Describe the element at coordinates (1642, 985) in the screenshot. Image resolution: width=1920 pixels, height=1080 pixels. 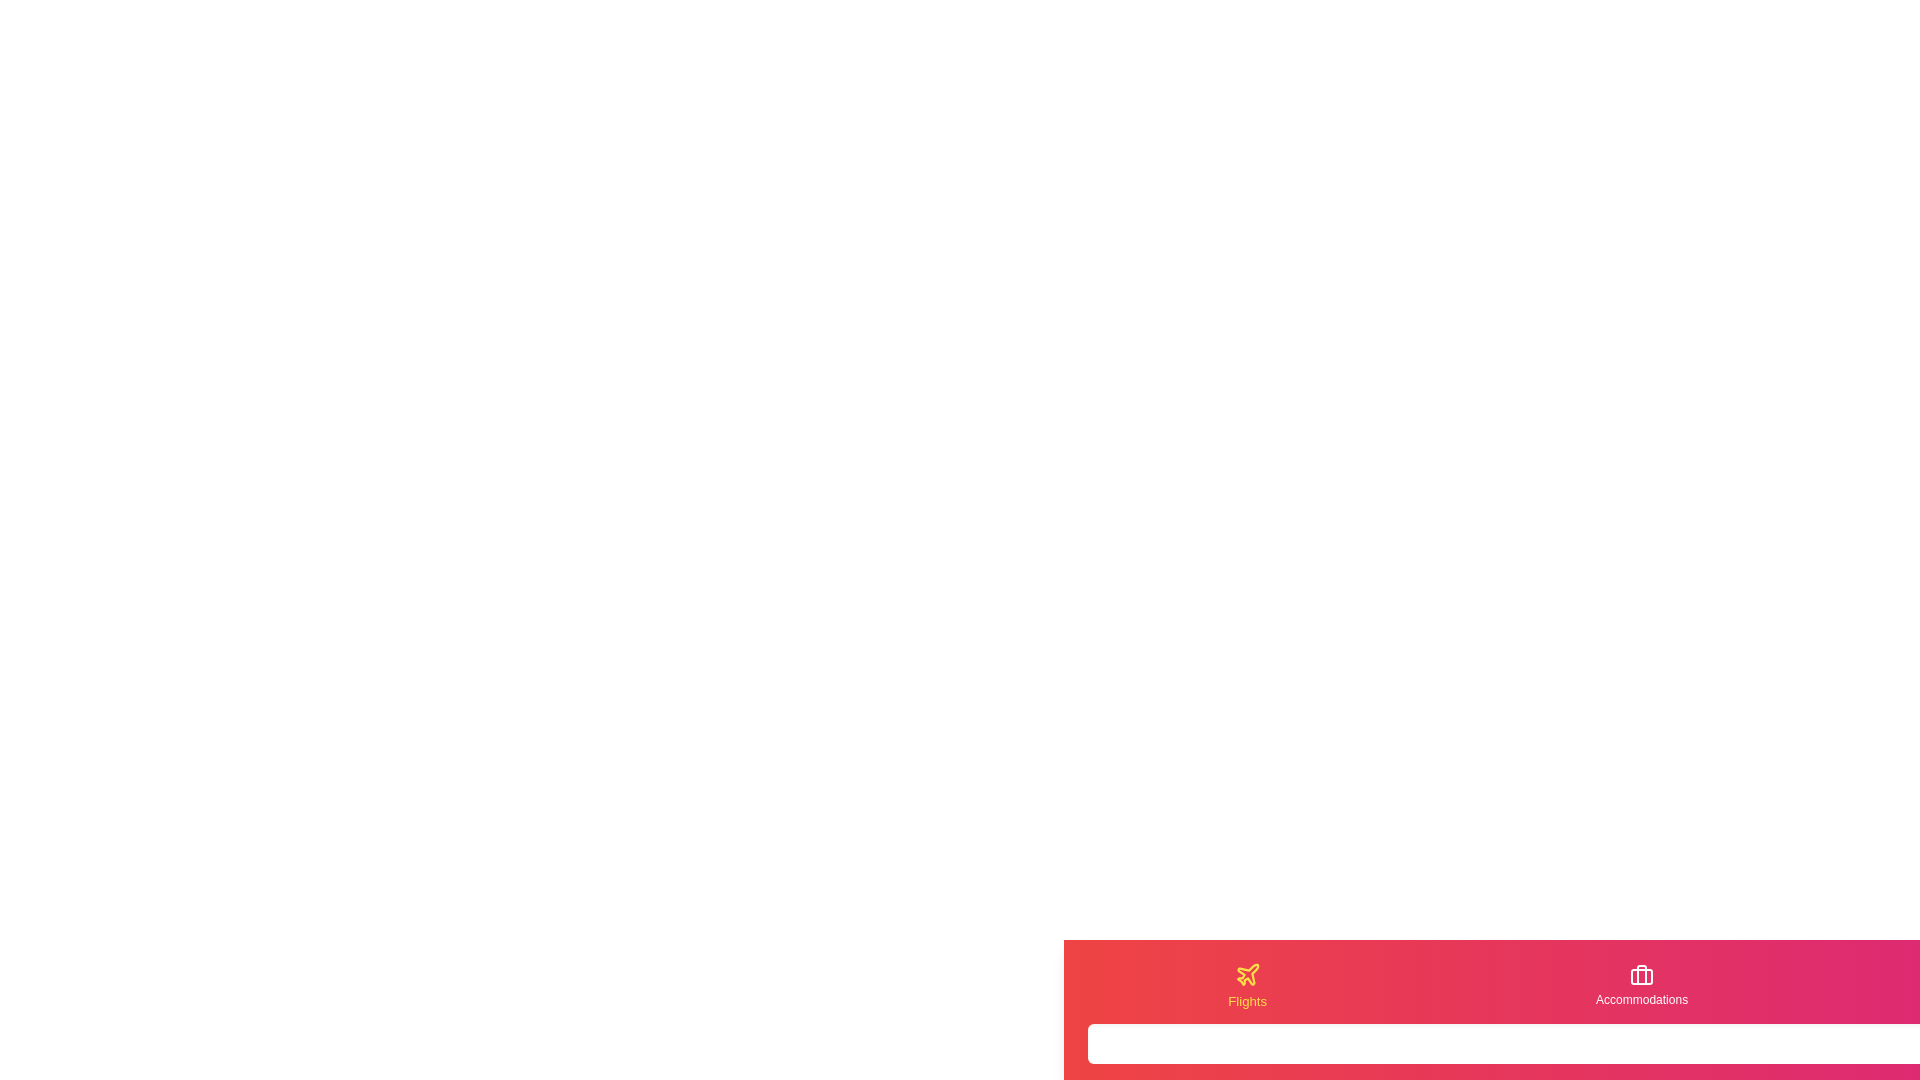
I see `the tab labeled Accommodations to select it` at that location.